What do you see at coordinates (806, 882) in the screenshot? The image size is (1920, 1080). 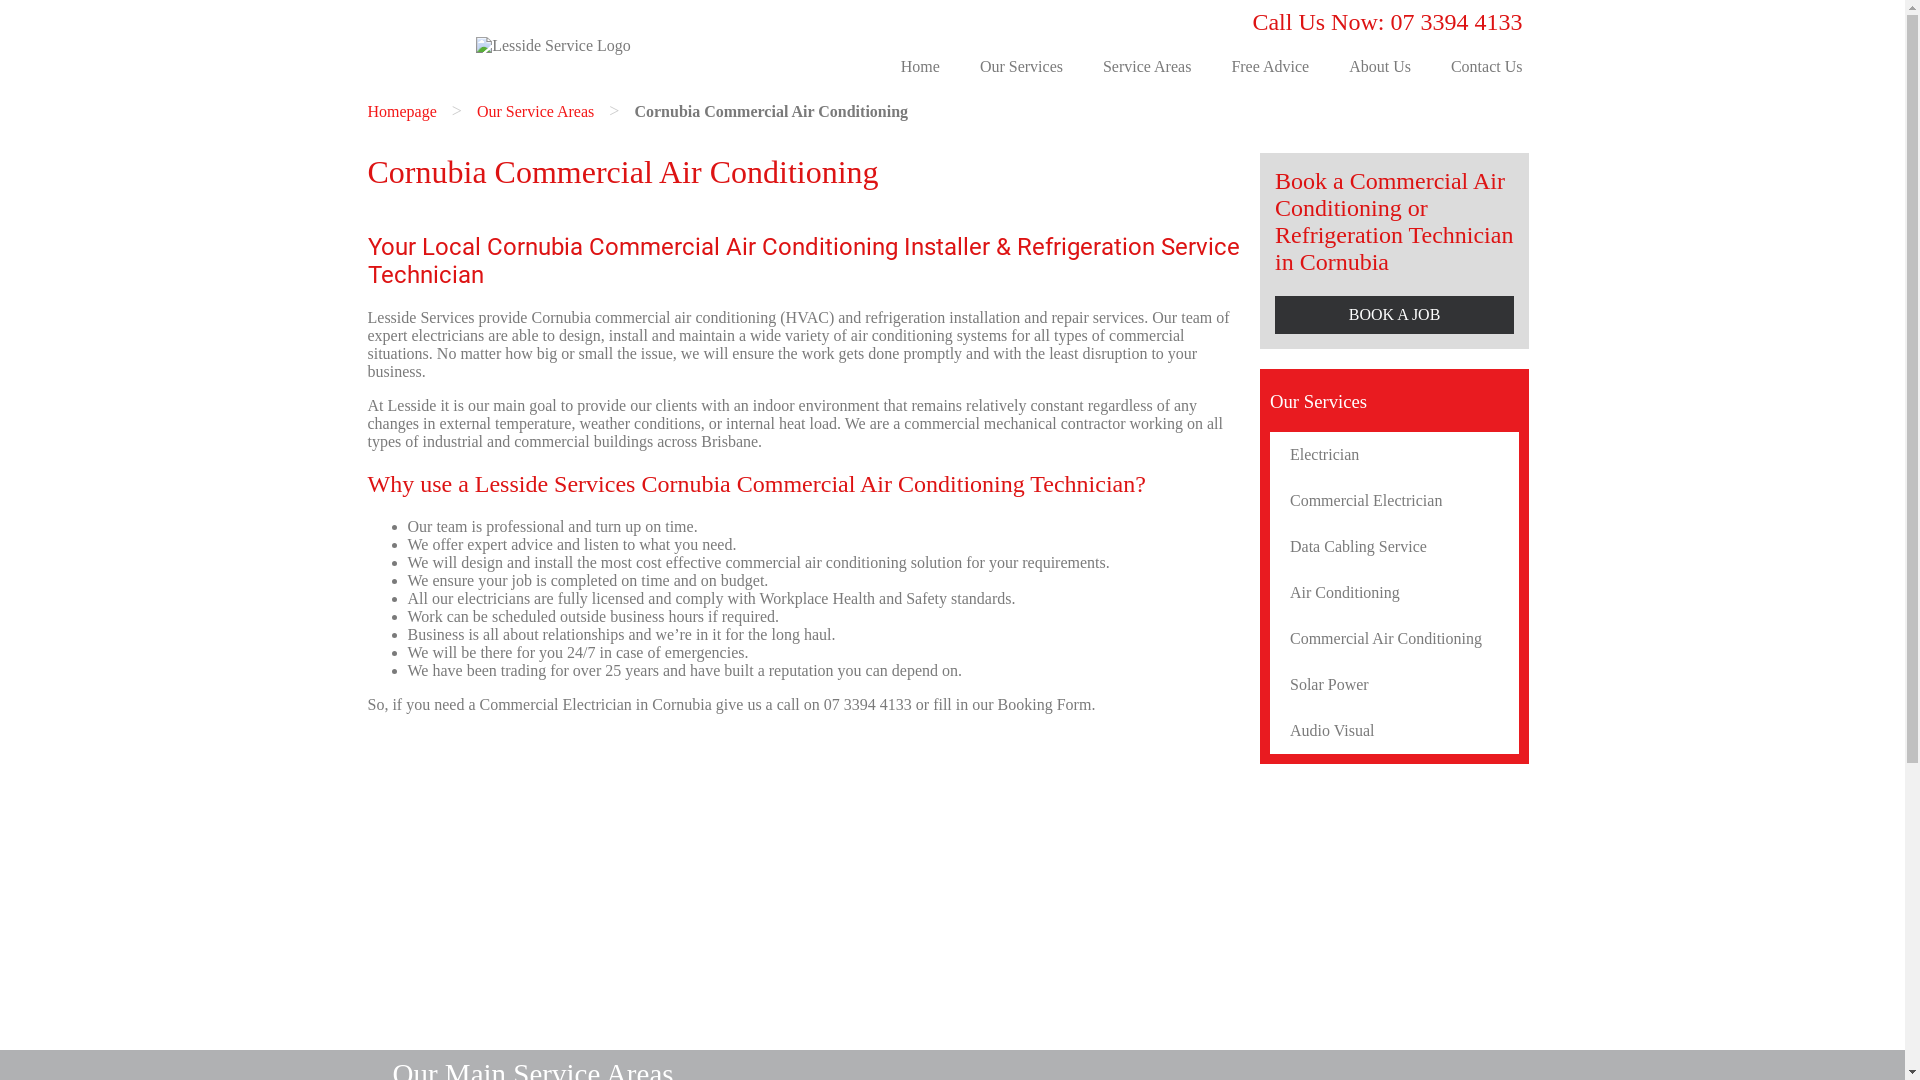 I see `'Cornubia qld'` at bounding box center [806, 882].